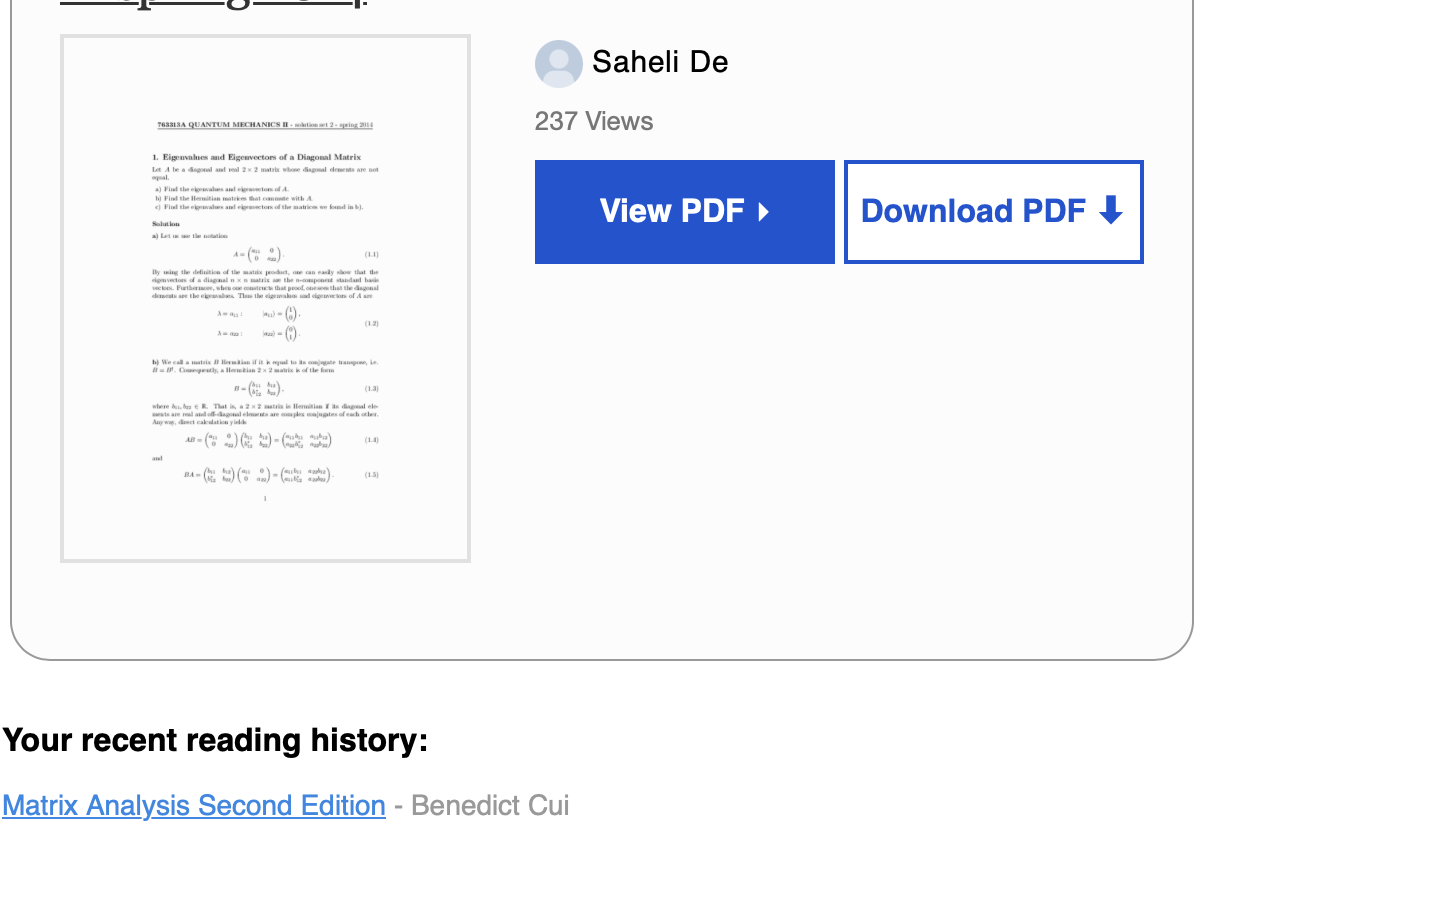 This screenshot has width=1440, height=900. What do you see at coordinates (993, 212) in the screenshot?
I see `'Download PDF ⬇'` at bounding box center [993, 212].